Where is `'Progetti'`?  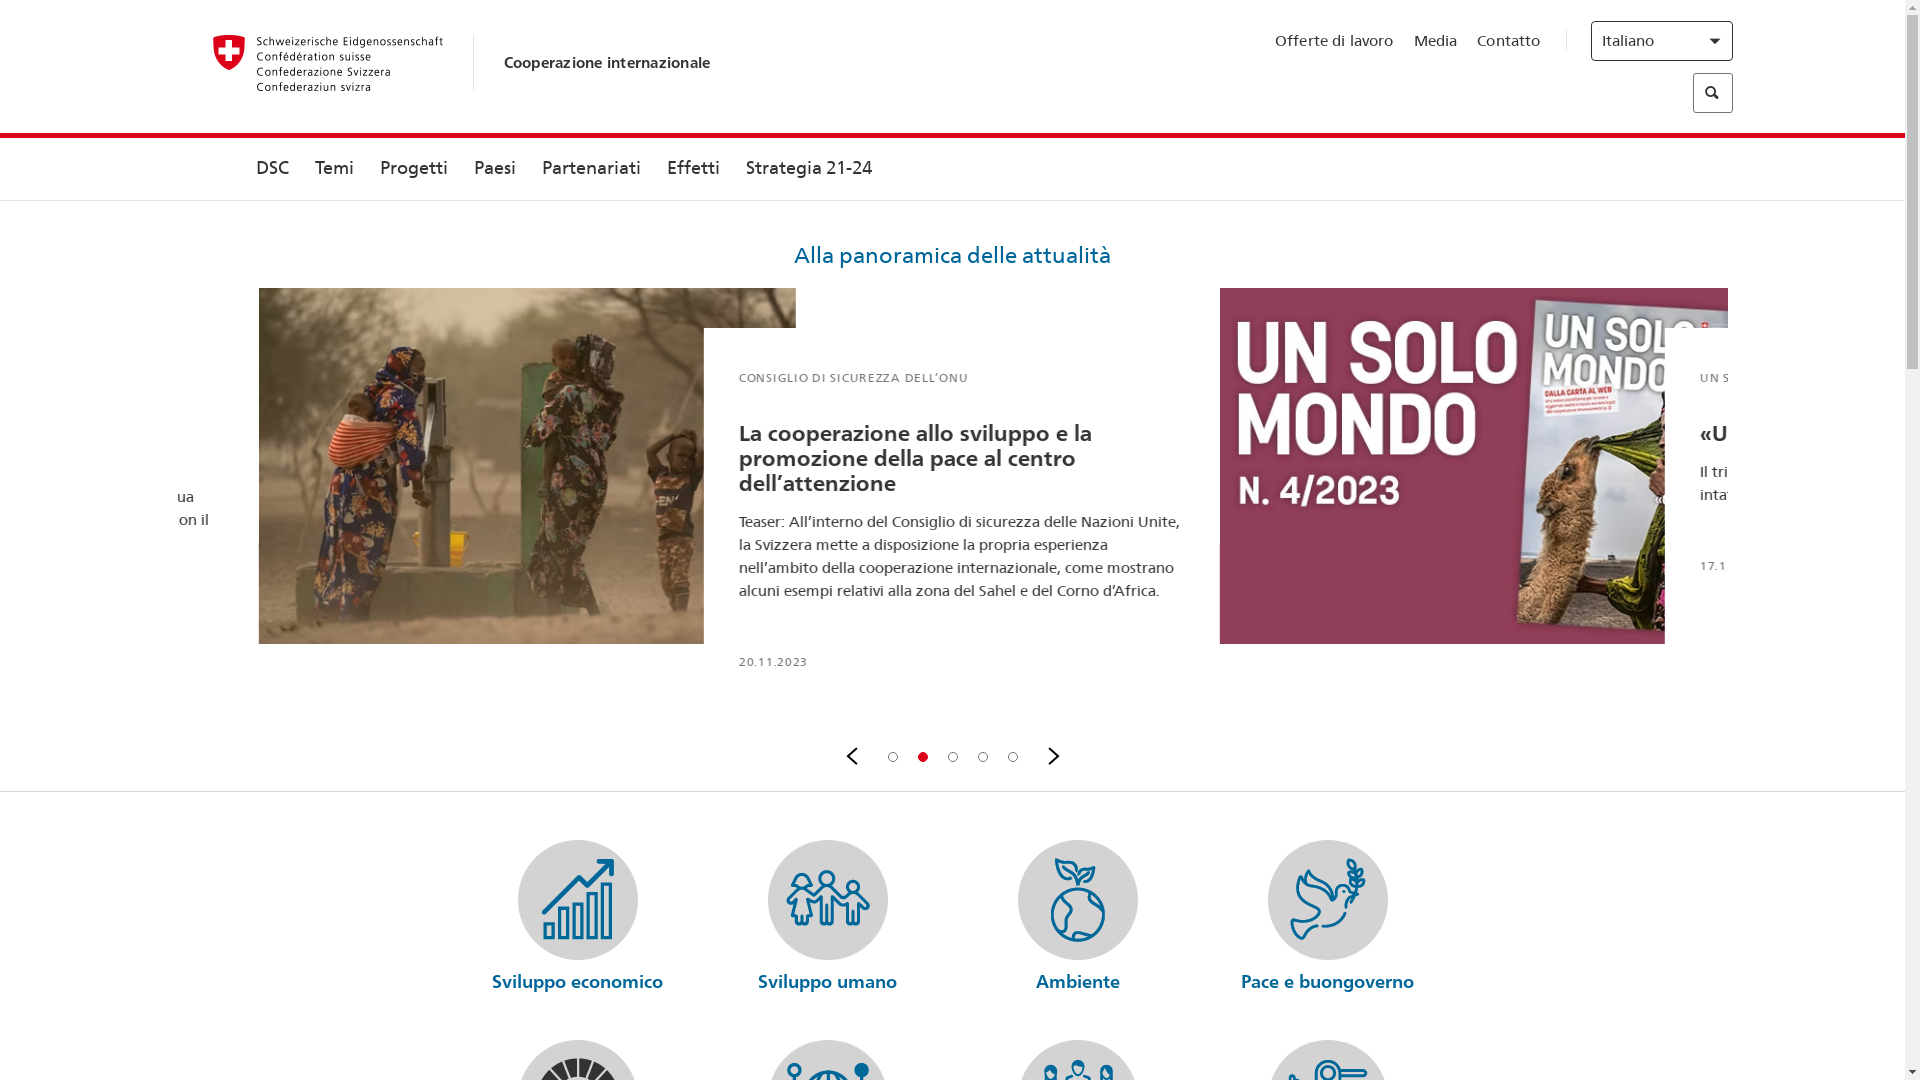
'Progetti' is located at coordinates (411, 168).